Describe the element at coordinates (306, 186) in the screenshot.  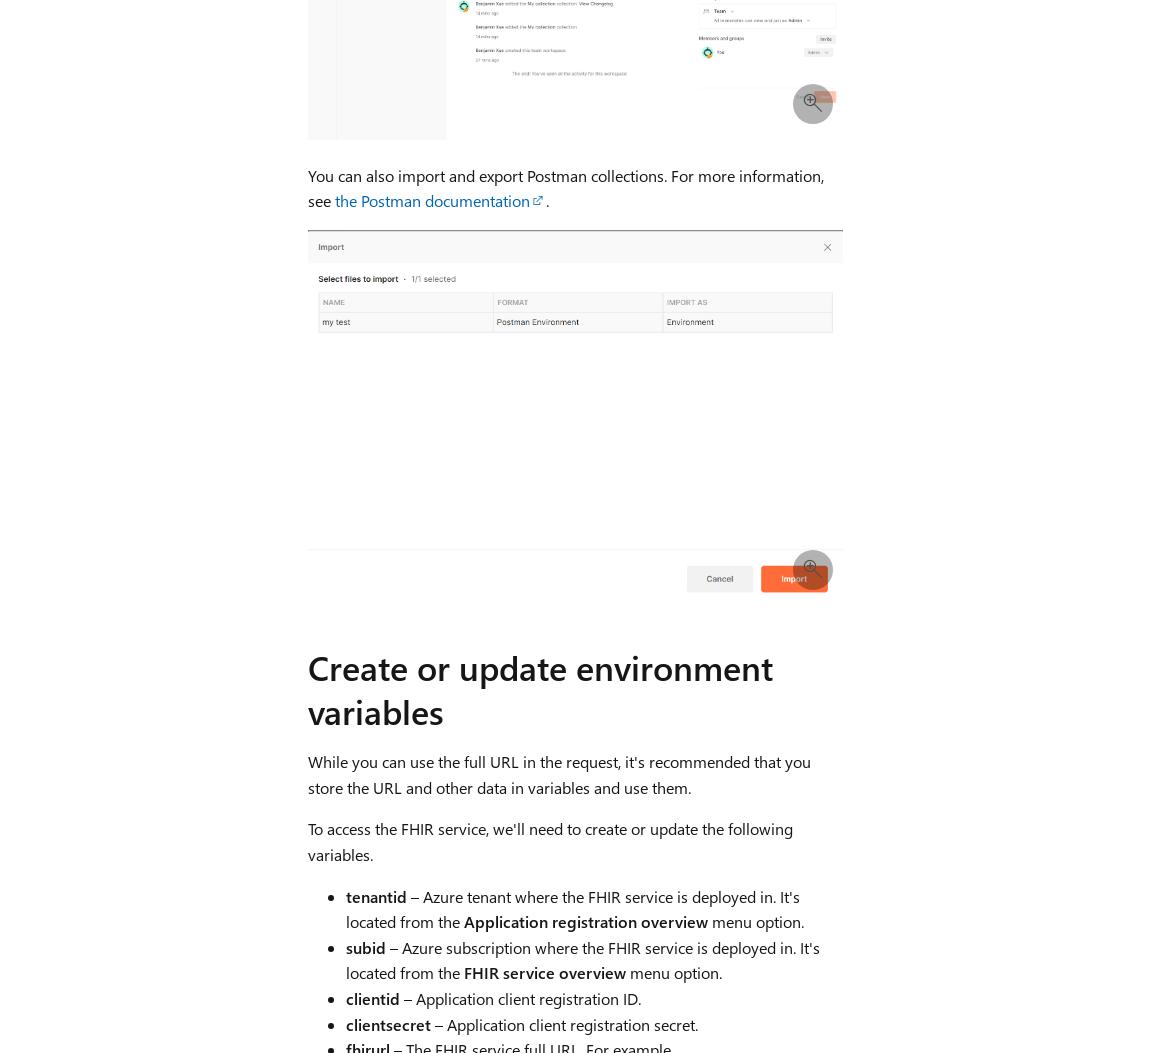
I see `'You can also import and export Postman collections. For more information, see'` at that location.